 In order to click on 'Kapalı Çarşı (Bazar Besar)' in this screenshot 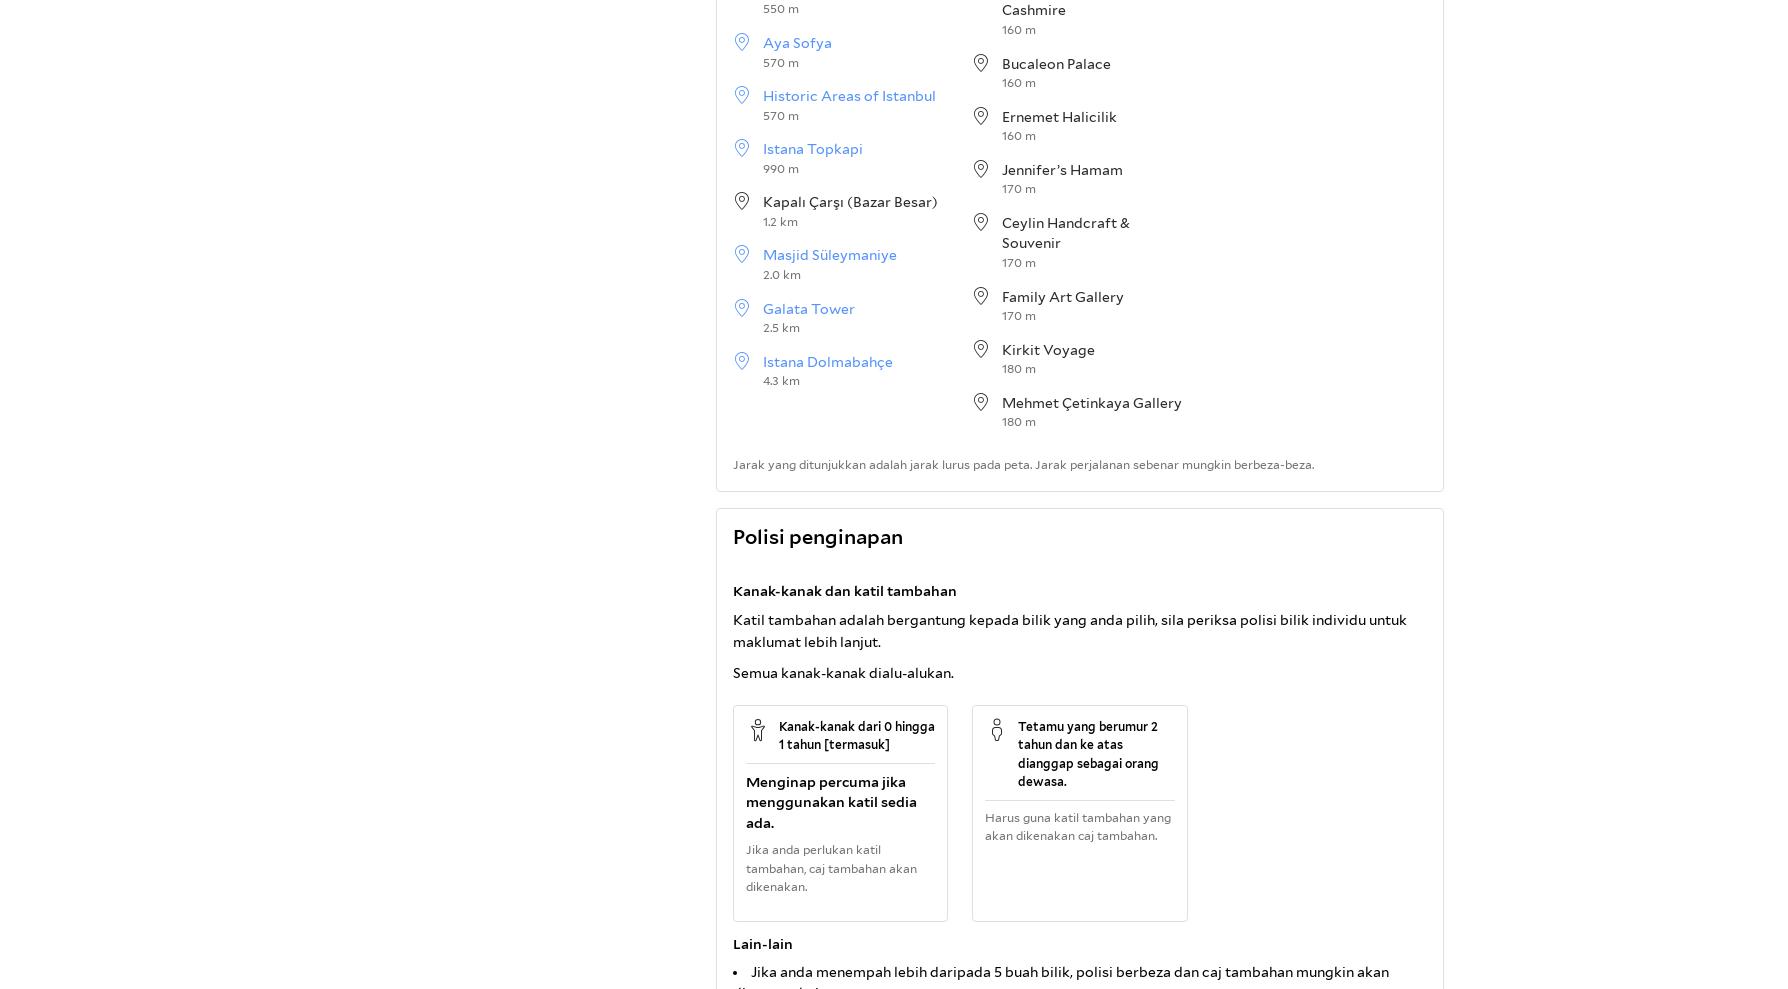, I will do `click(849, 201)`.